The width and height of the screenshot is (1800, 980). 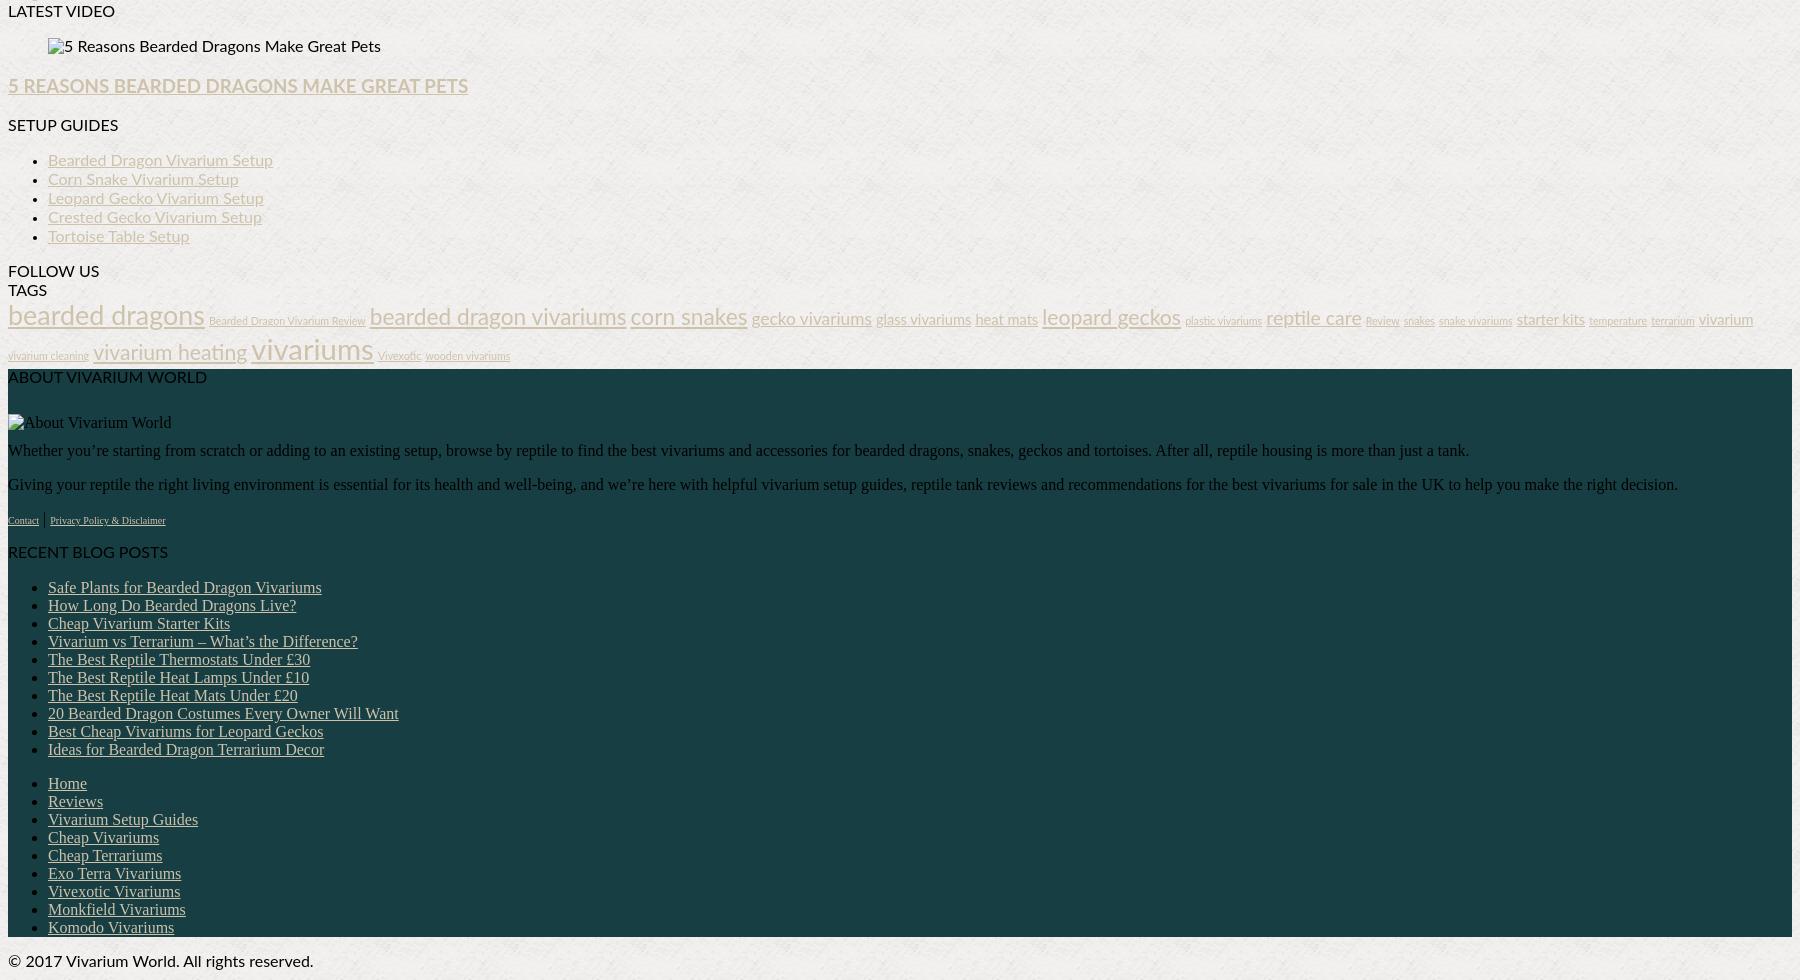 I want to click on 'glass vivariums', so click(x=922, y=320).